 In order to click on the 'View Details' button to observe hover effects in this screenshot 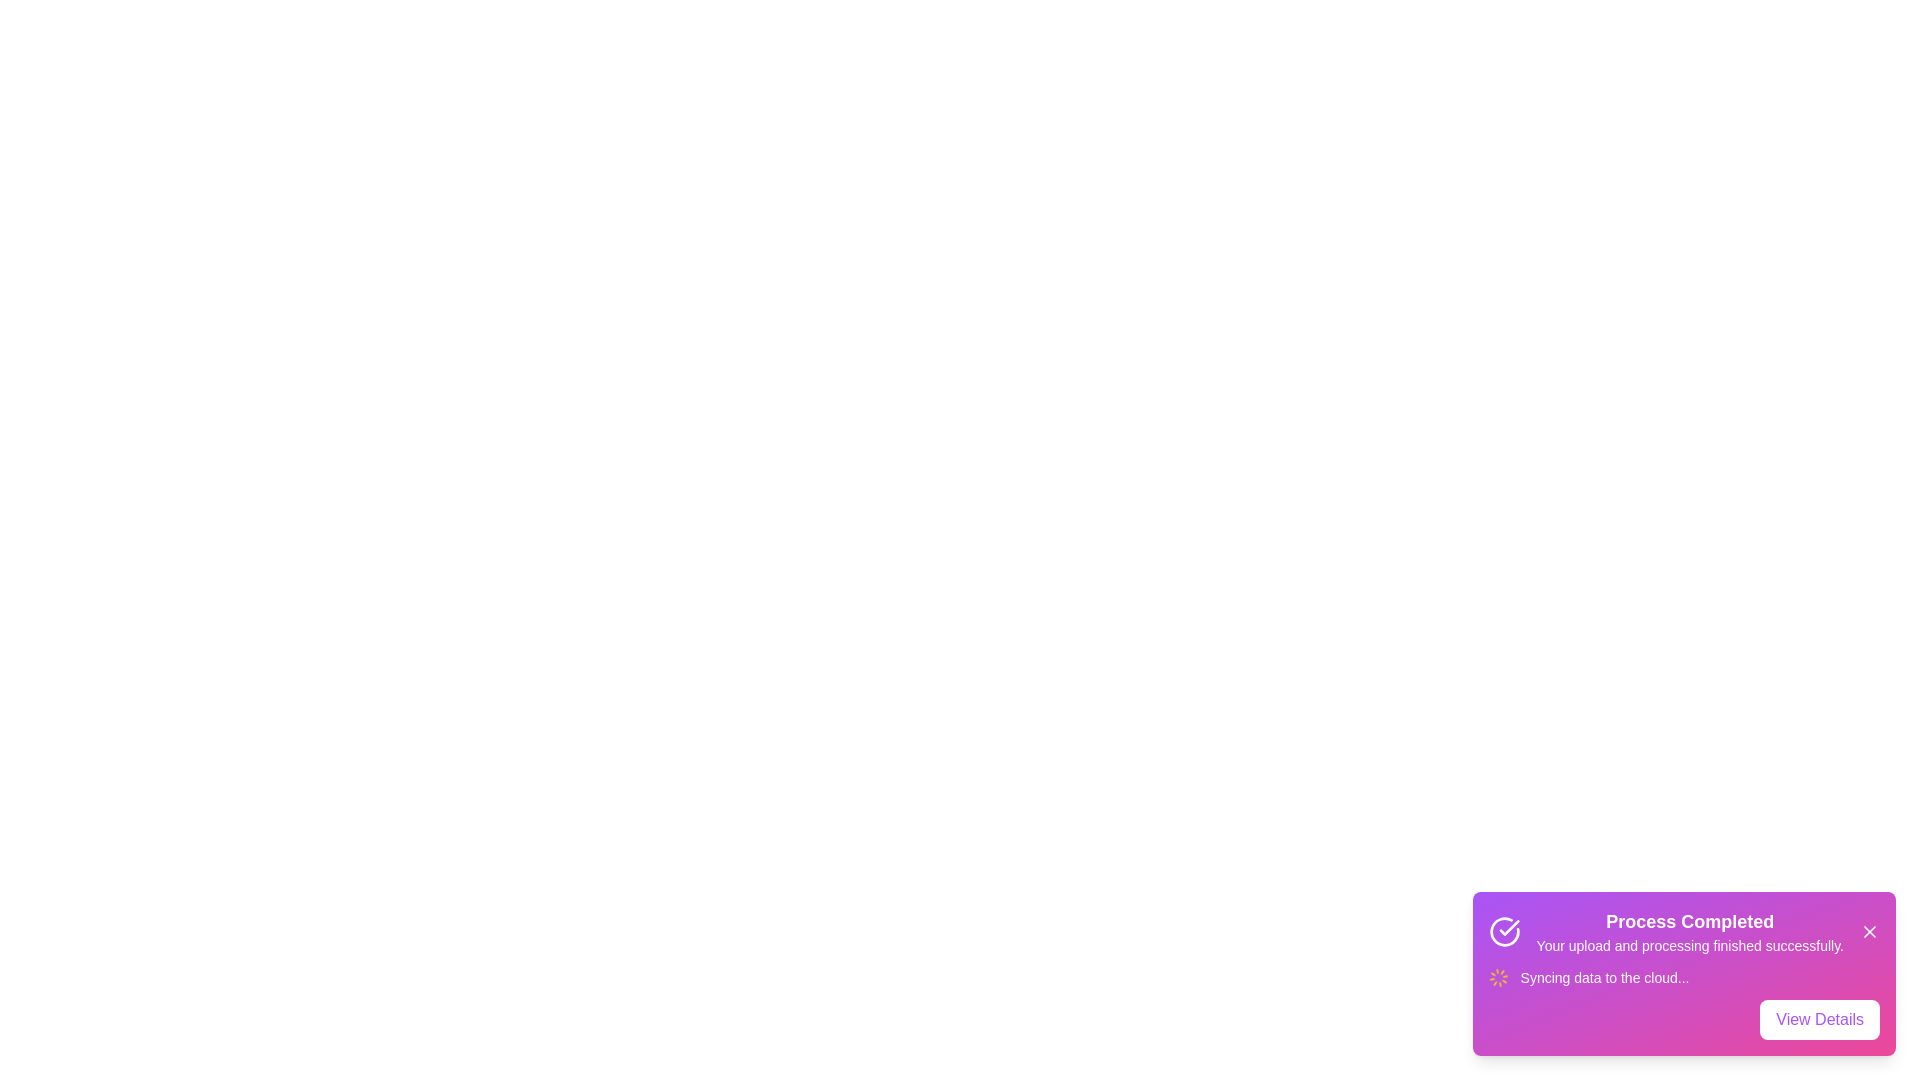, I will do `click(1820, 1019)`.